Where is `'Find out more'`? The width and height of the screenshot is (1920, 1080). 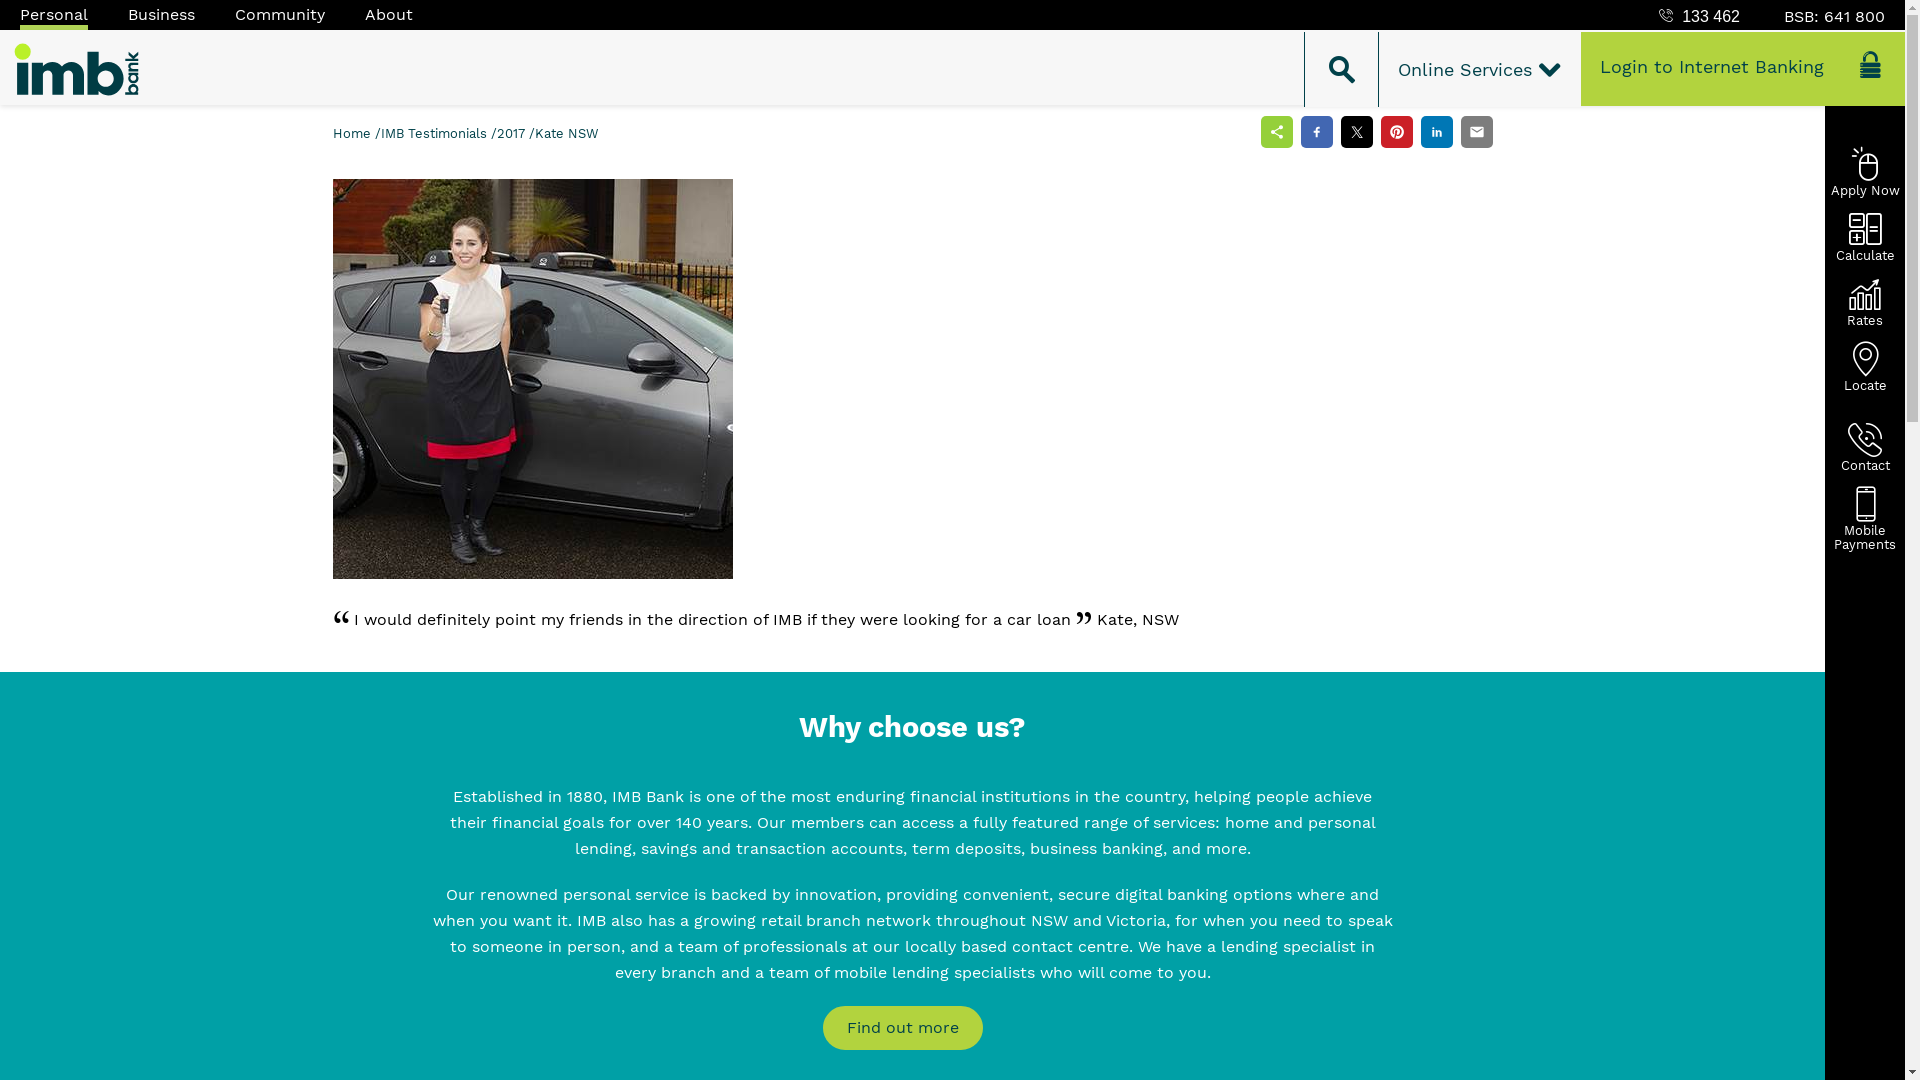 'Find out more' is located at coordinates (901, 1028).